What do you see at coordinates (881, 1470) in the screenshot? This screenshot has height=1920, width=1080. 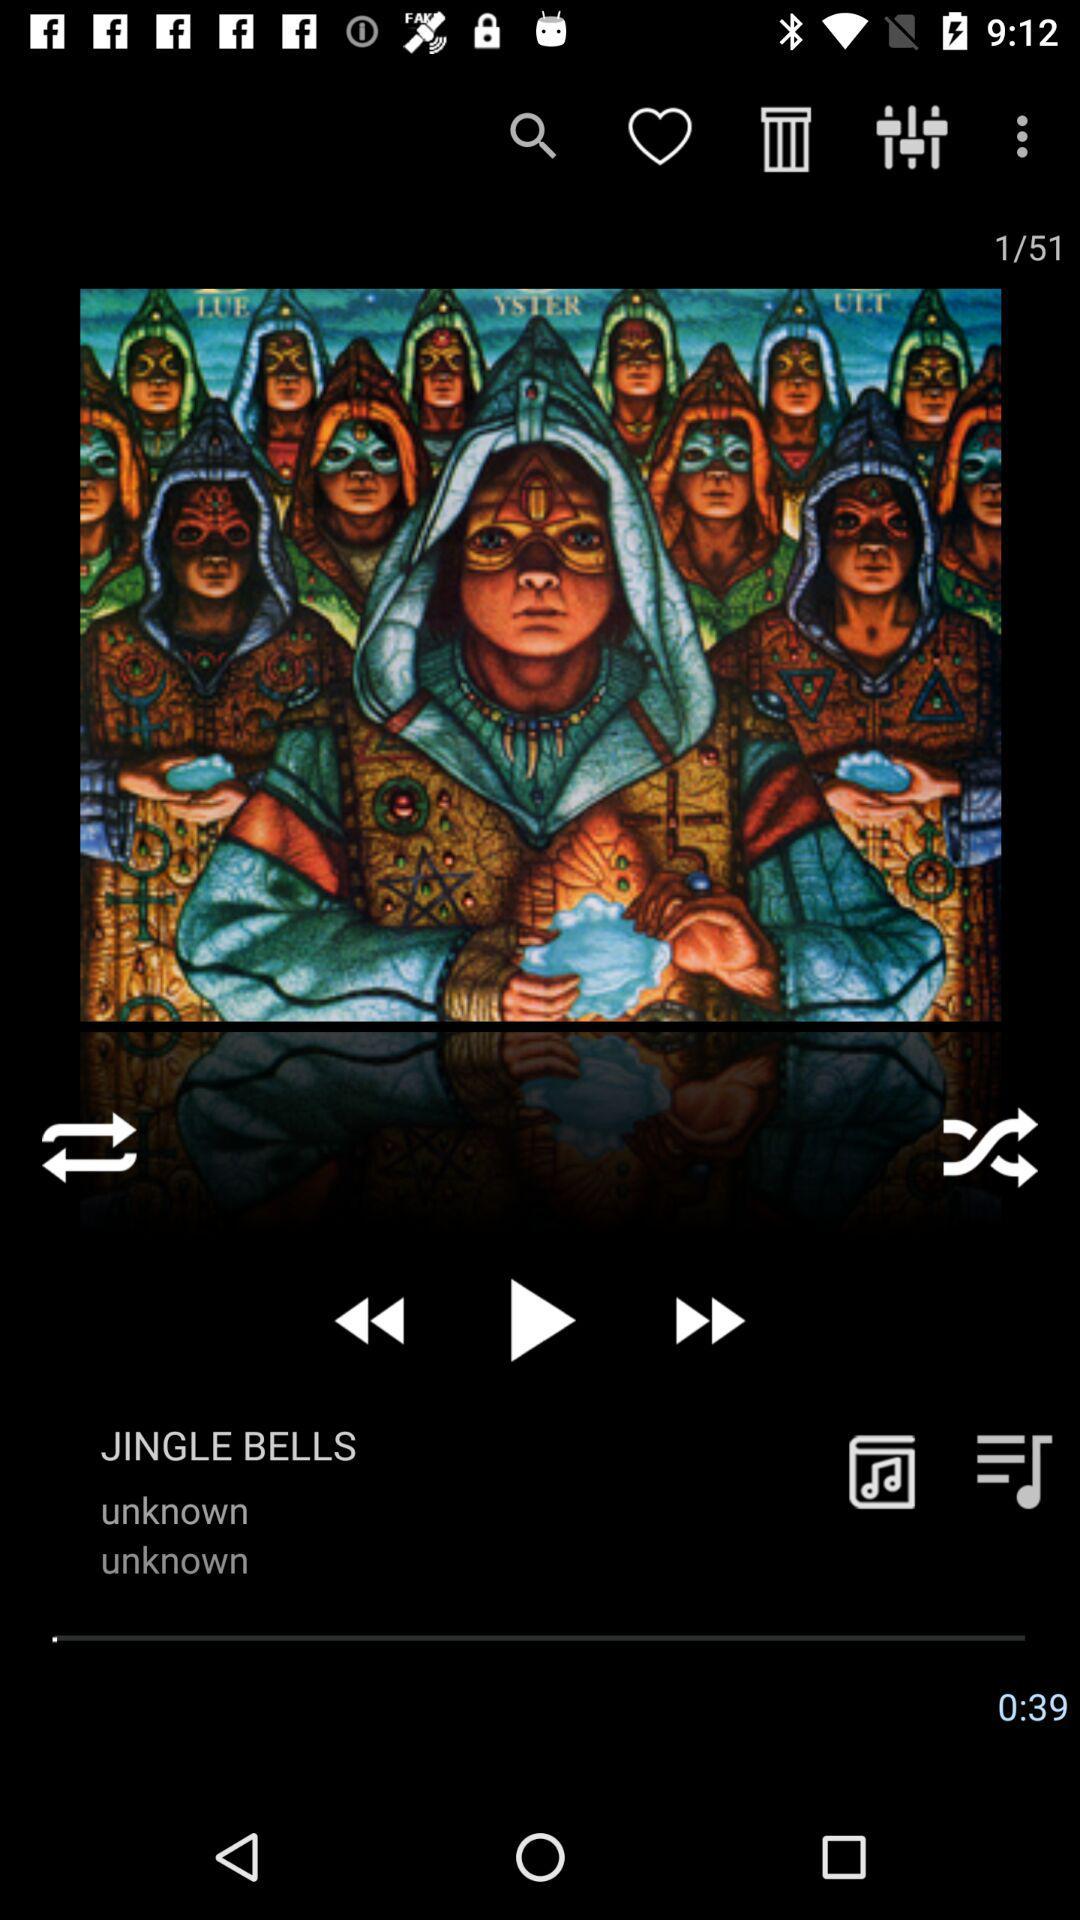 I see `the music icon` at bounding box center [881, 1470].